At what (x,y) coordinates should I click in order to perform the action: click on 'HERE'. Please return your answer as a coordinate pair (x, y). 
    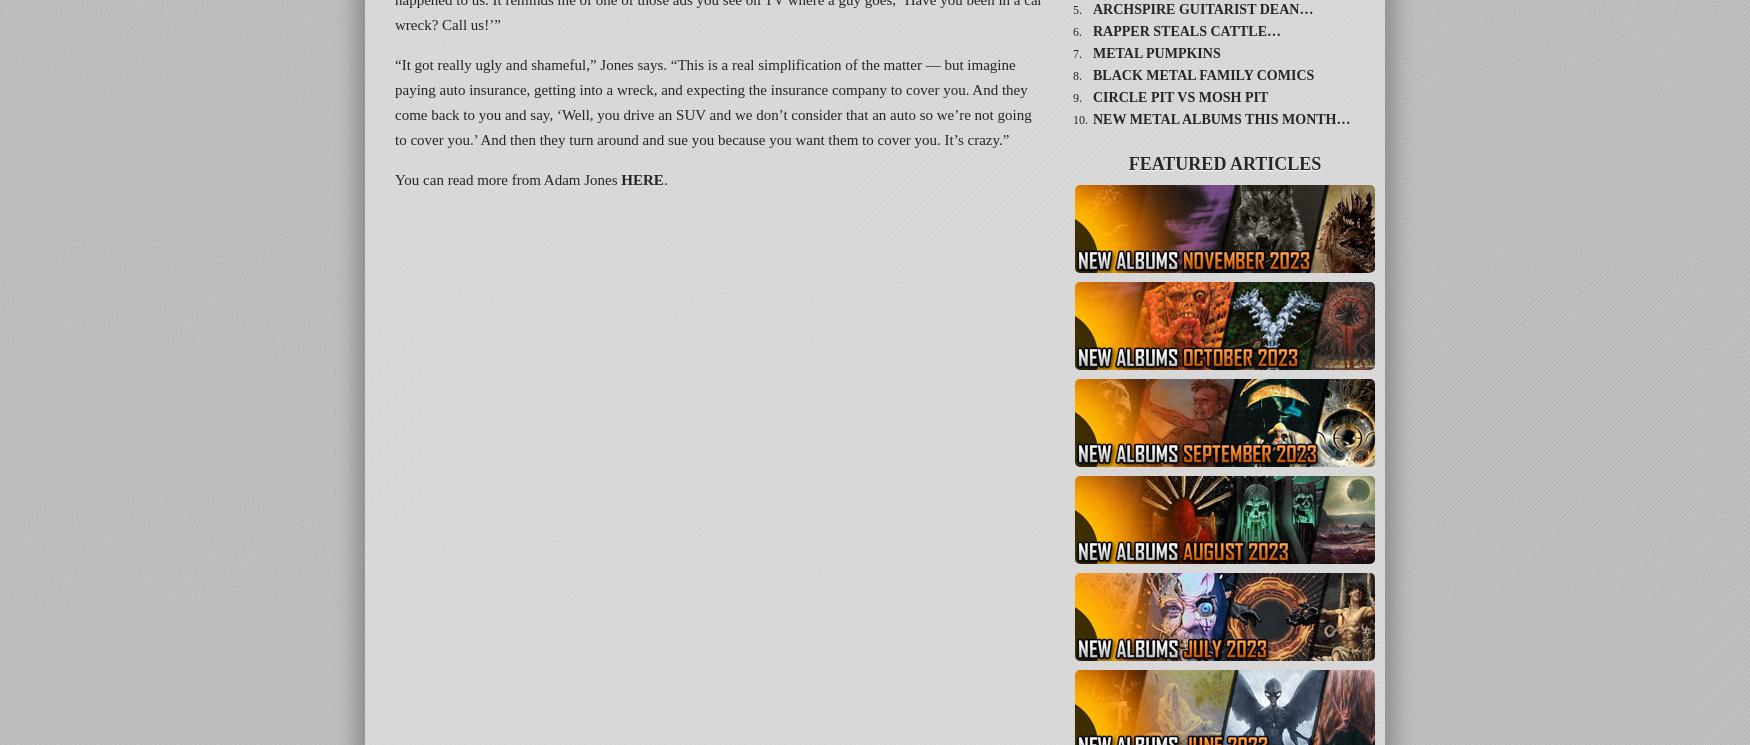
    Looking at the image, I should click on (641, 178).